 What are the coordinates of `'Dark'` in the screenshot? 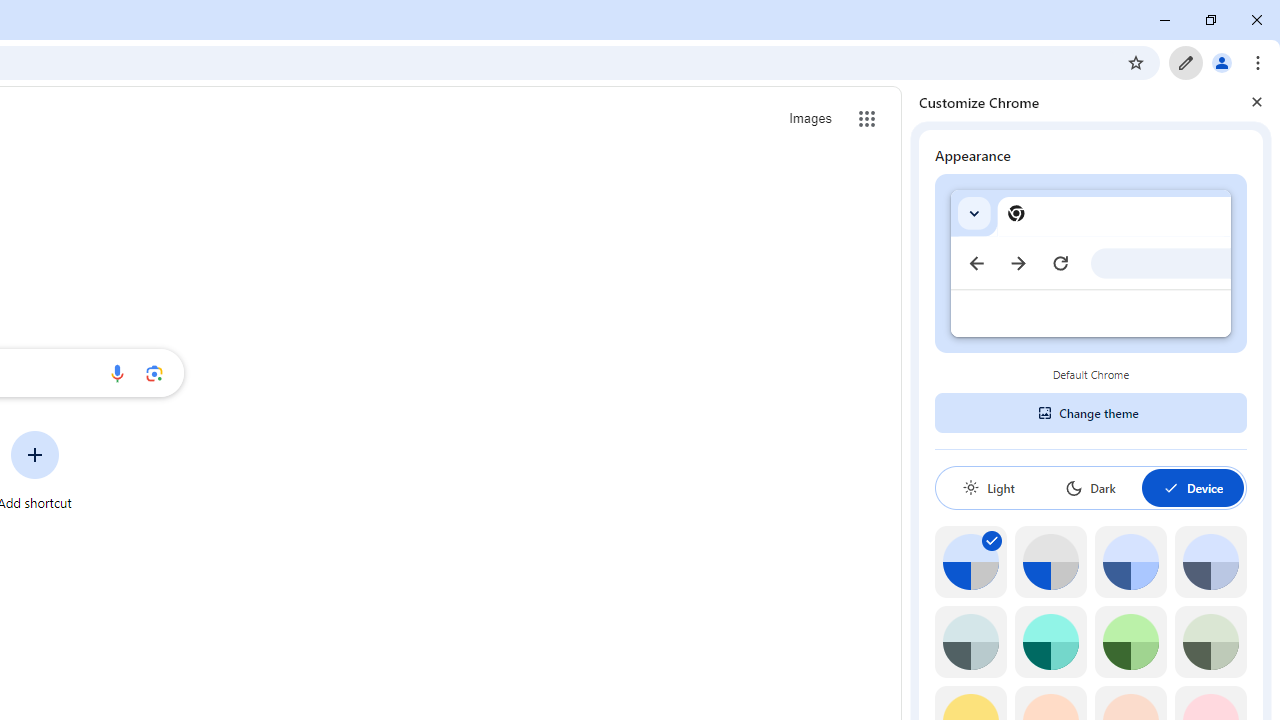 It's located at (1089, 487).